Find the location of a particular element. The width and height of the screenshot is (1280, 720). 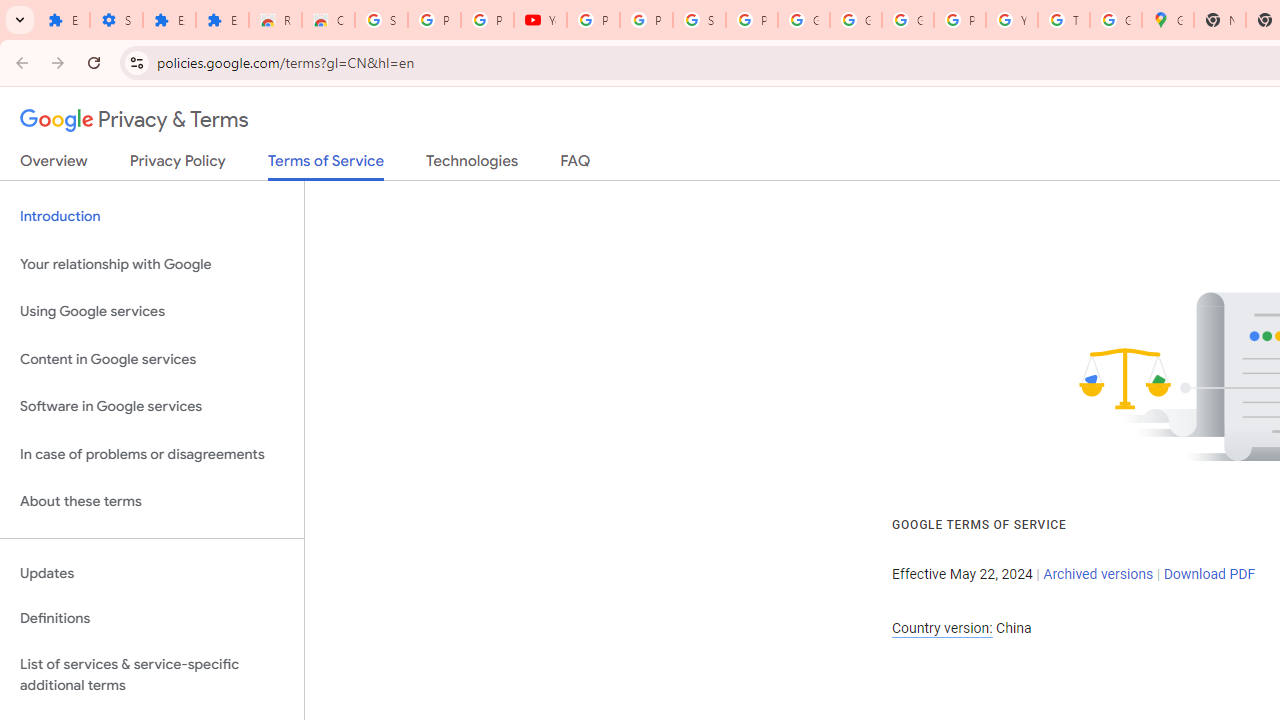

'List of services & service-specific additional terms' is located at coordinates (151, 675).